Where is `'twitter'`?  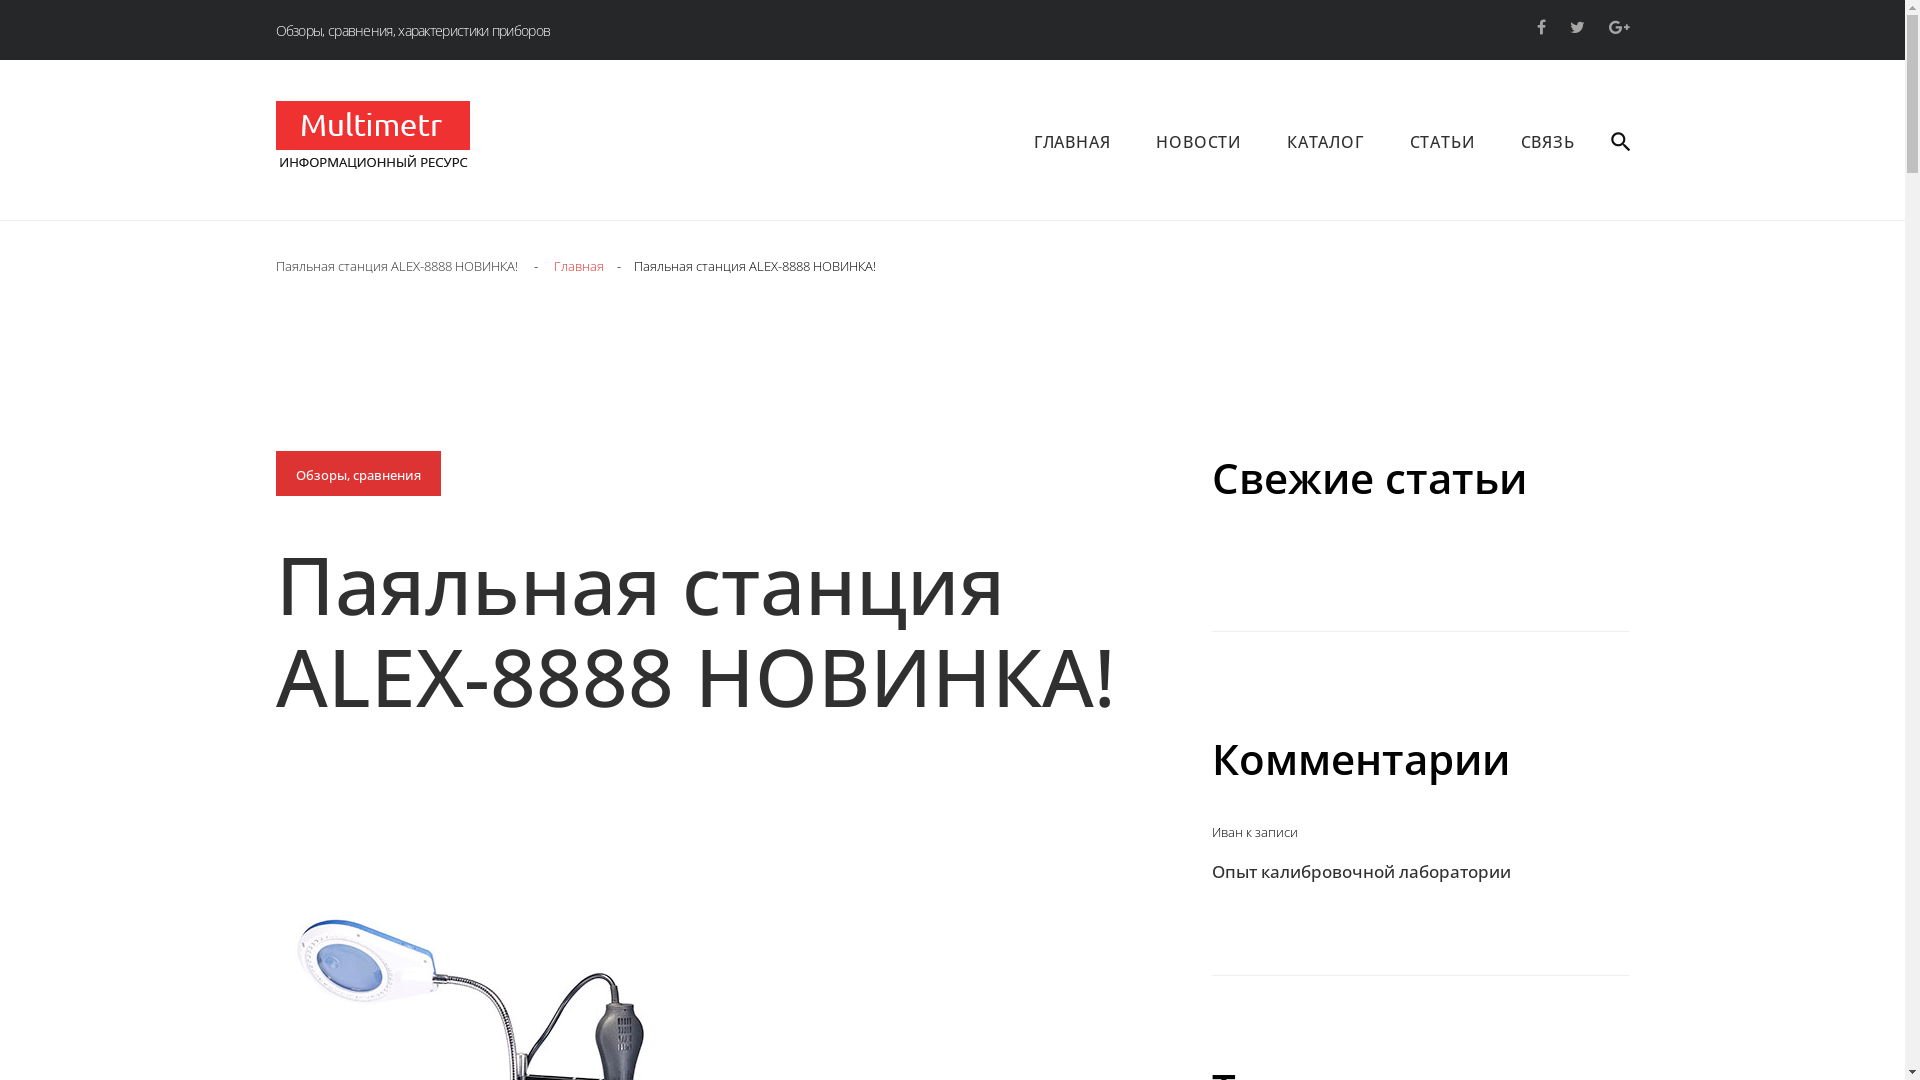
'twitter' is located at coordinates (1576, 27).